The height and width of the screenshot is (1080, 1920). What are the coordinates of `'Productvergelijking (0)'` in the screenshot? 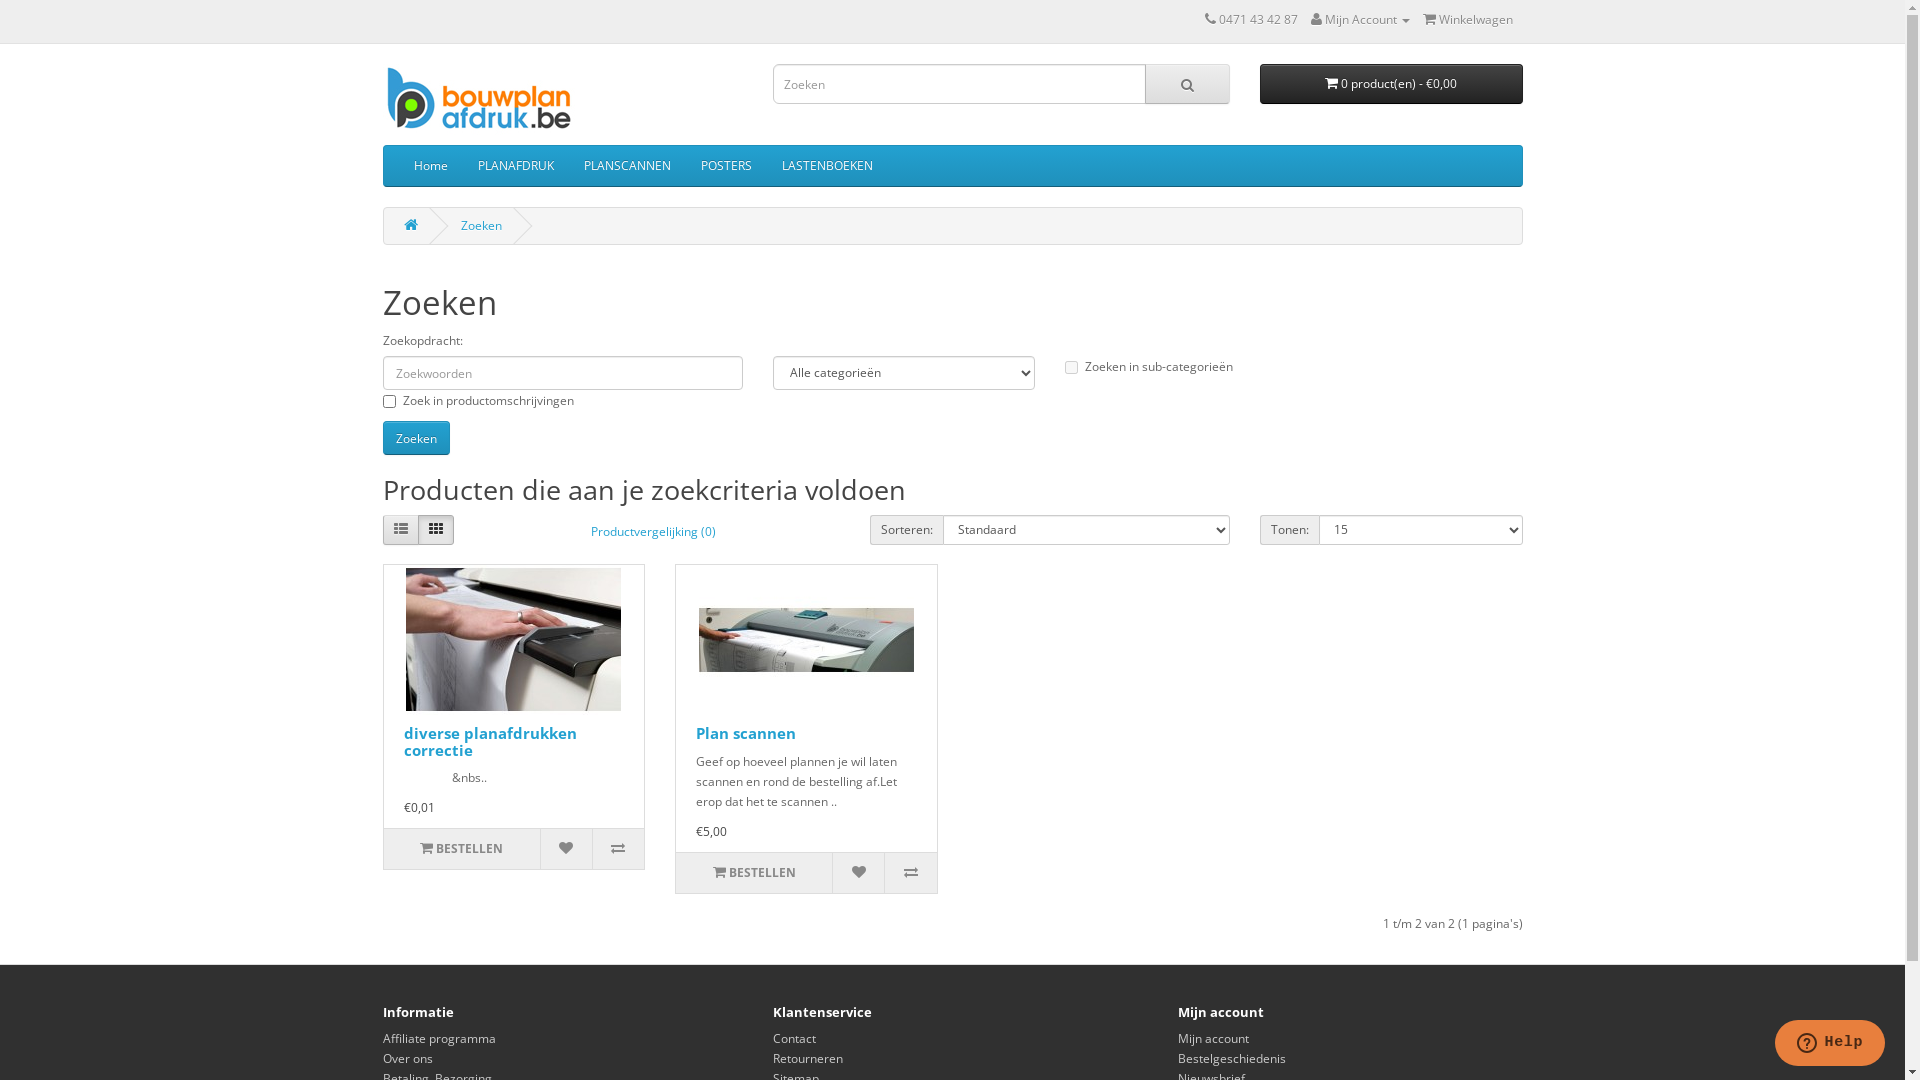 It's located at (653, 531).